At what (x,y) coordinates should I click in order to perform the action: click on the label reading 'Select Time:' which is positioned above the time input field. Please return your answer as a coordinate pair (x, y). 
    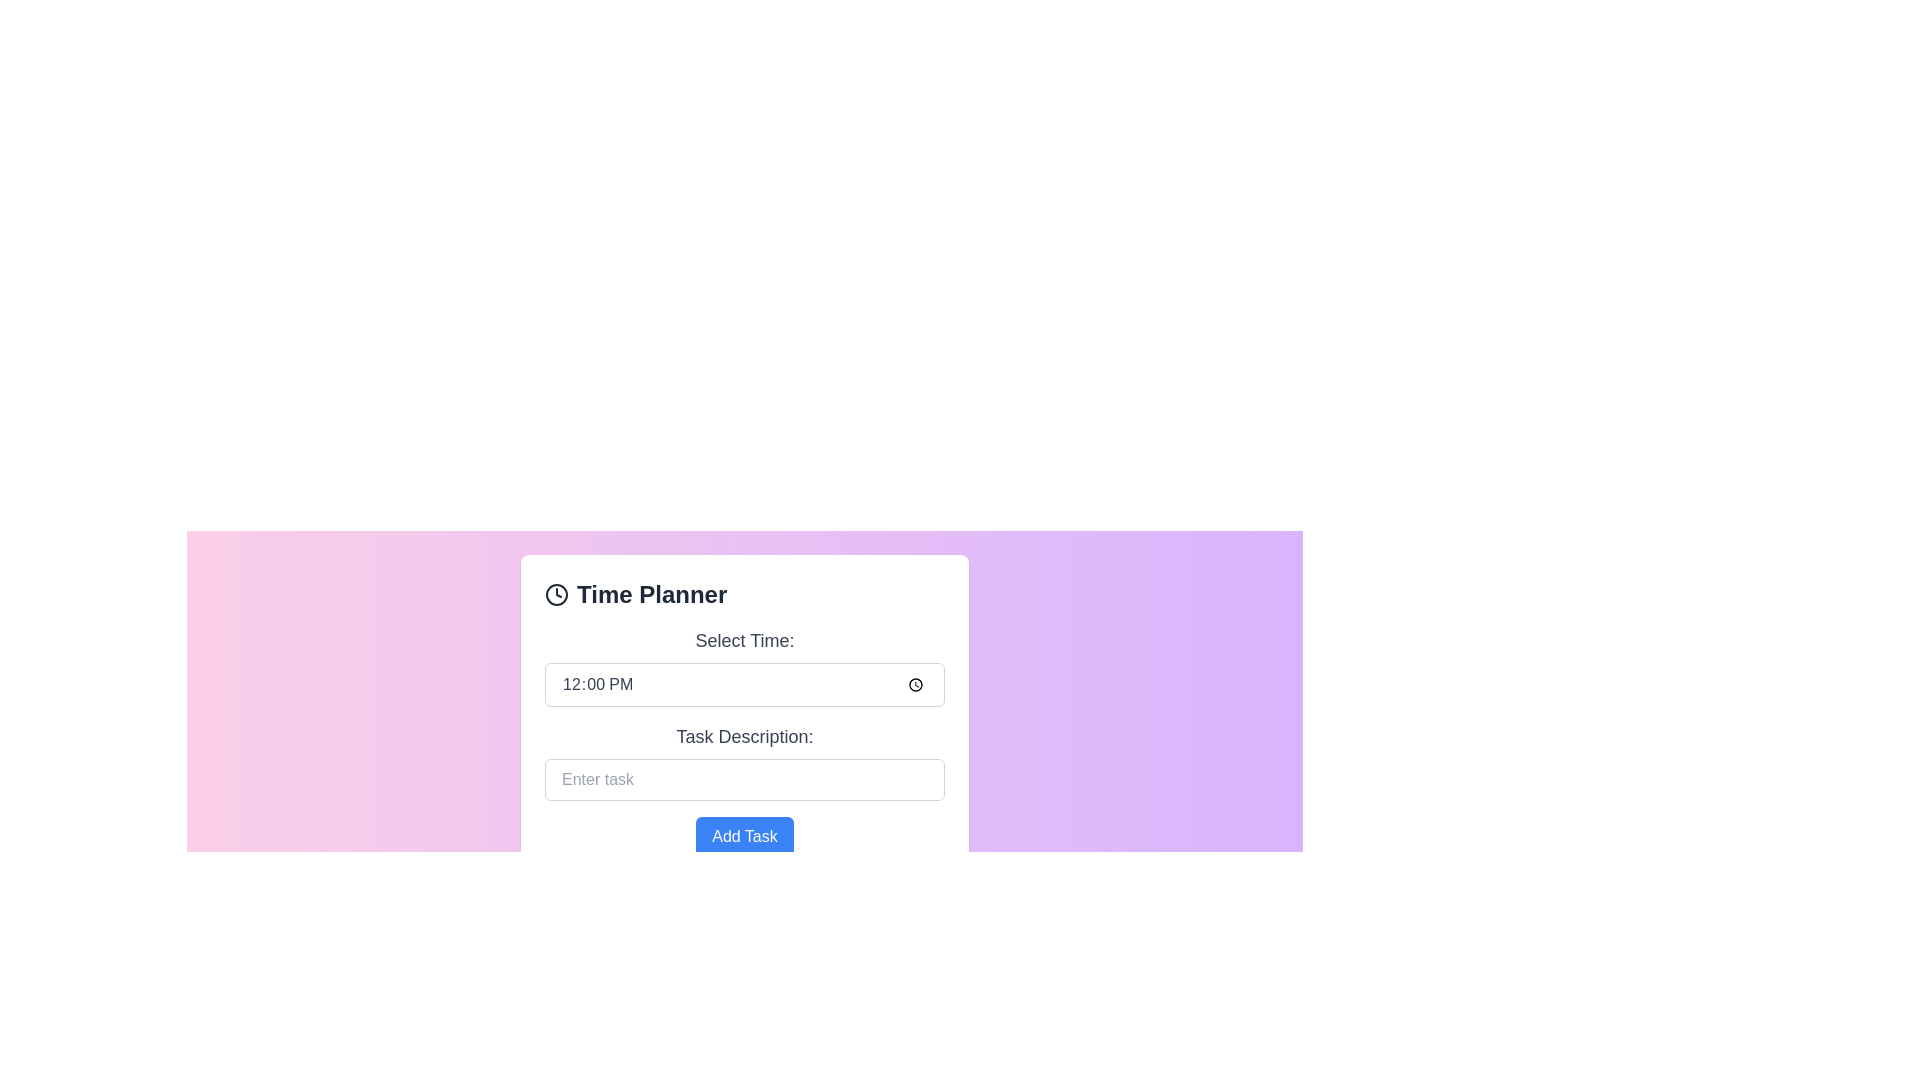
    Looking at the image, I should click on (743, 640).